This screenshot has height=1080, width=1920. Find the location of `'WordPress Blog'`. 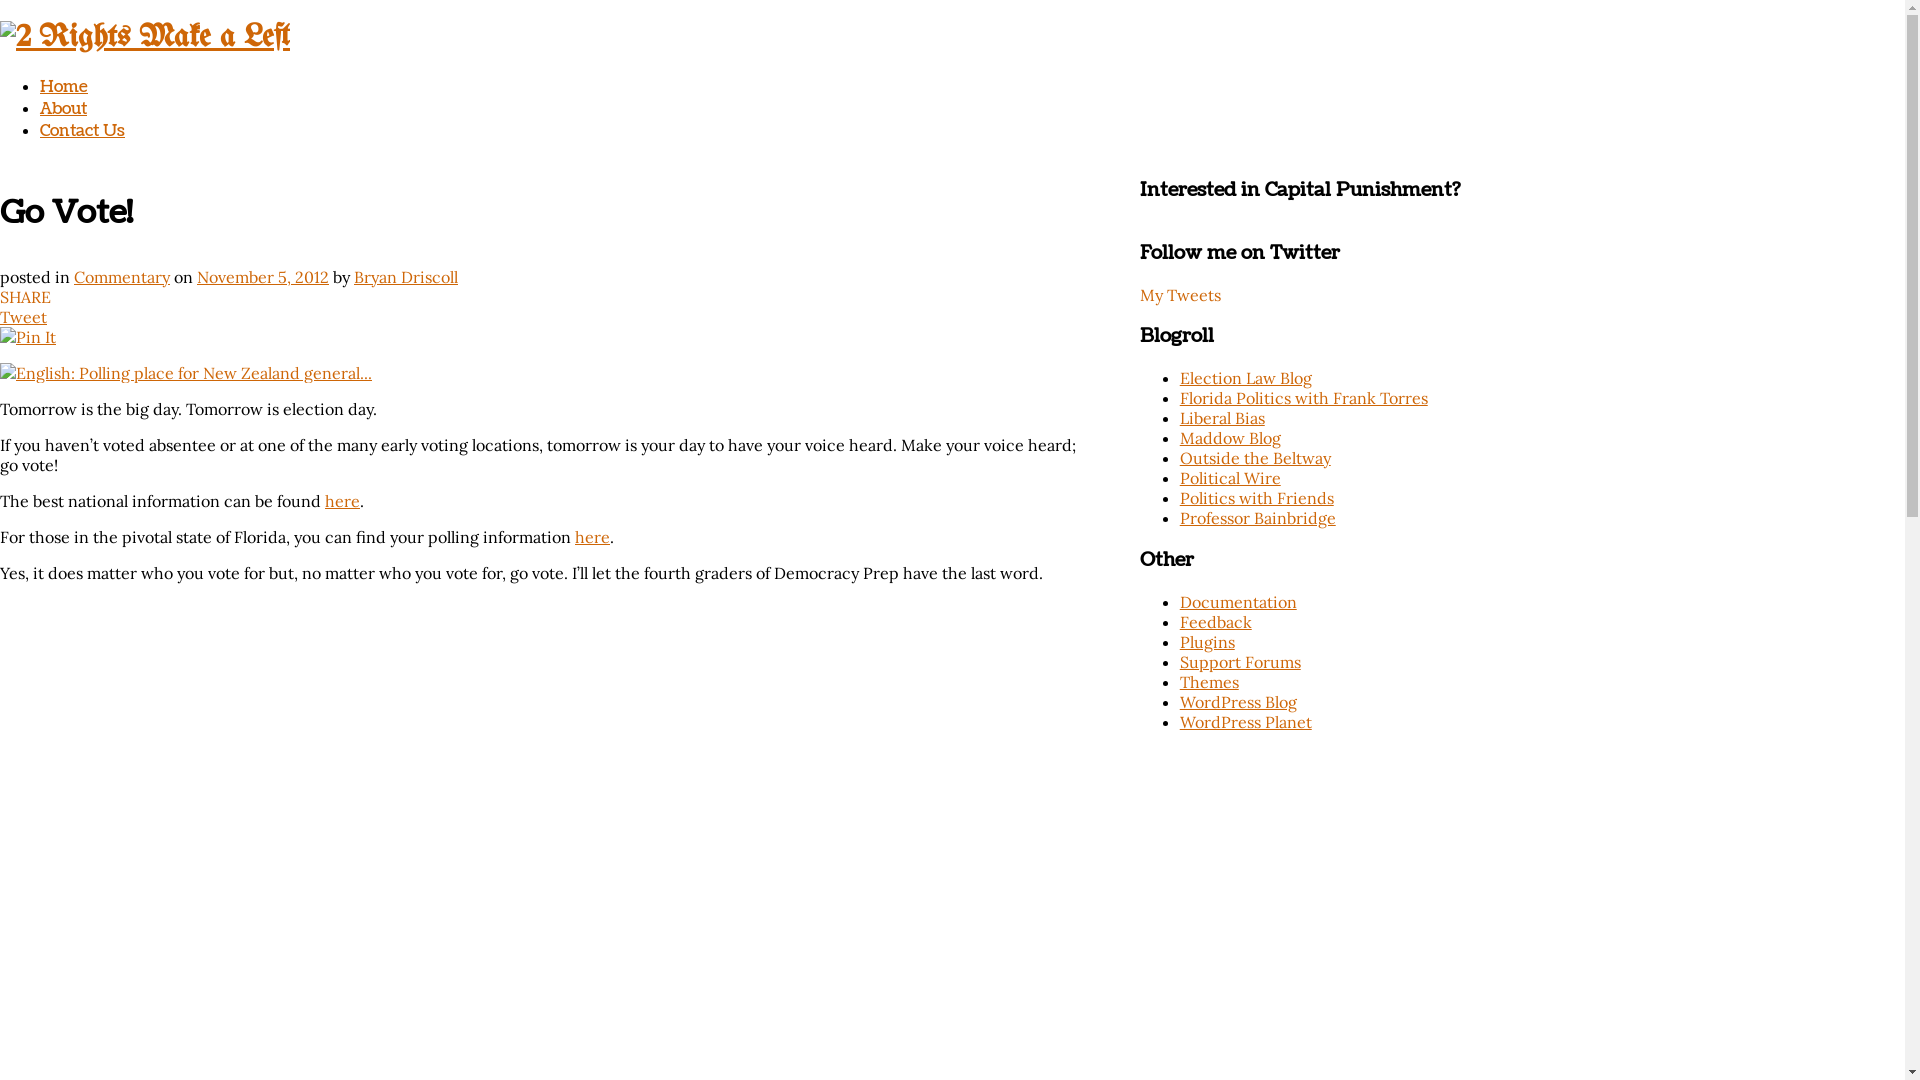

'WordPress Blog' is located at coordinates (1180, 701).